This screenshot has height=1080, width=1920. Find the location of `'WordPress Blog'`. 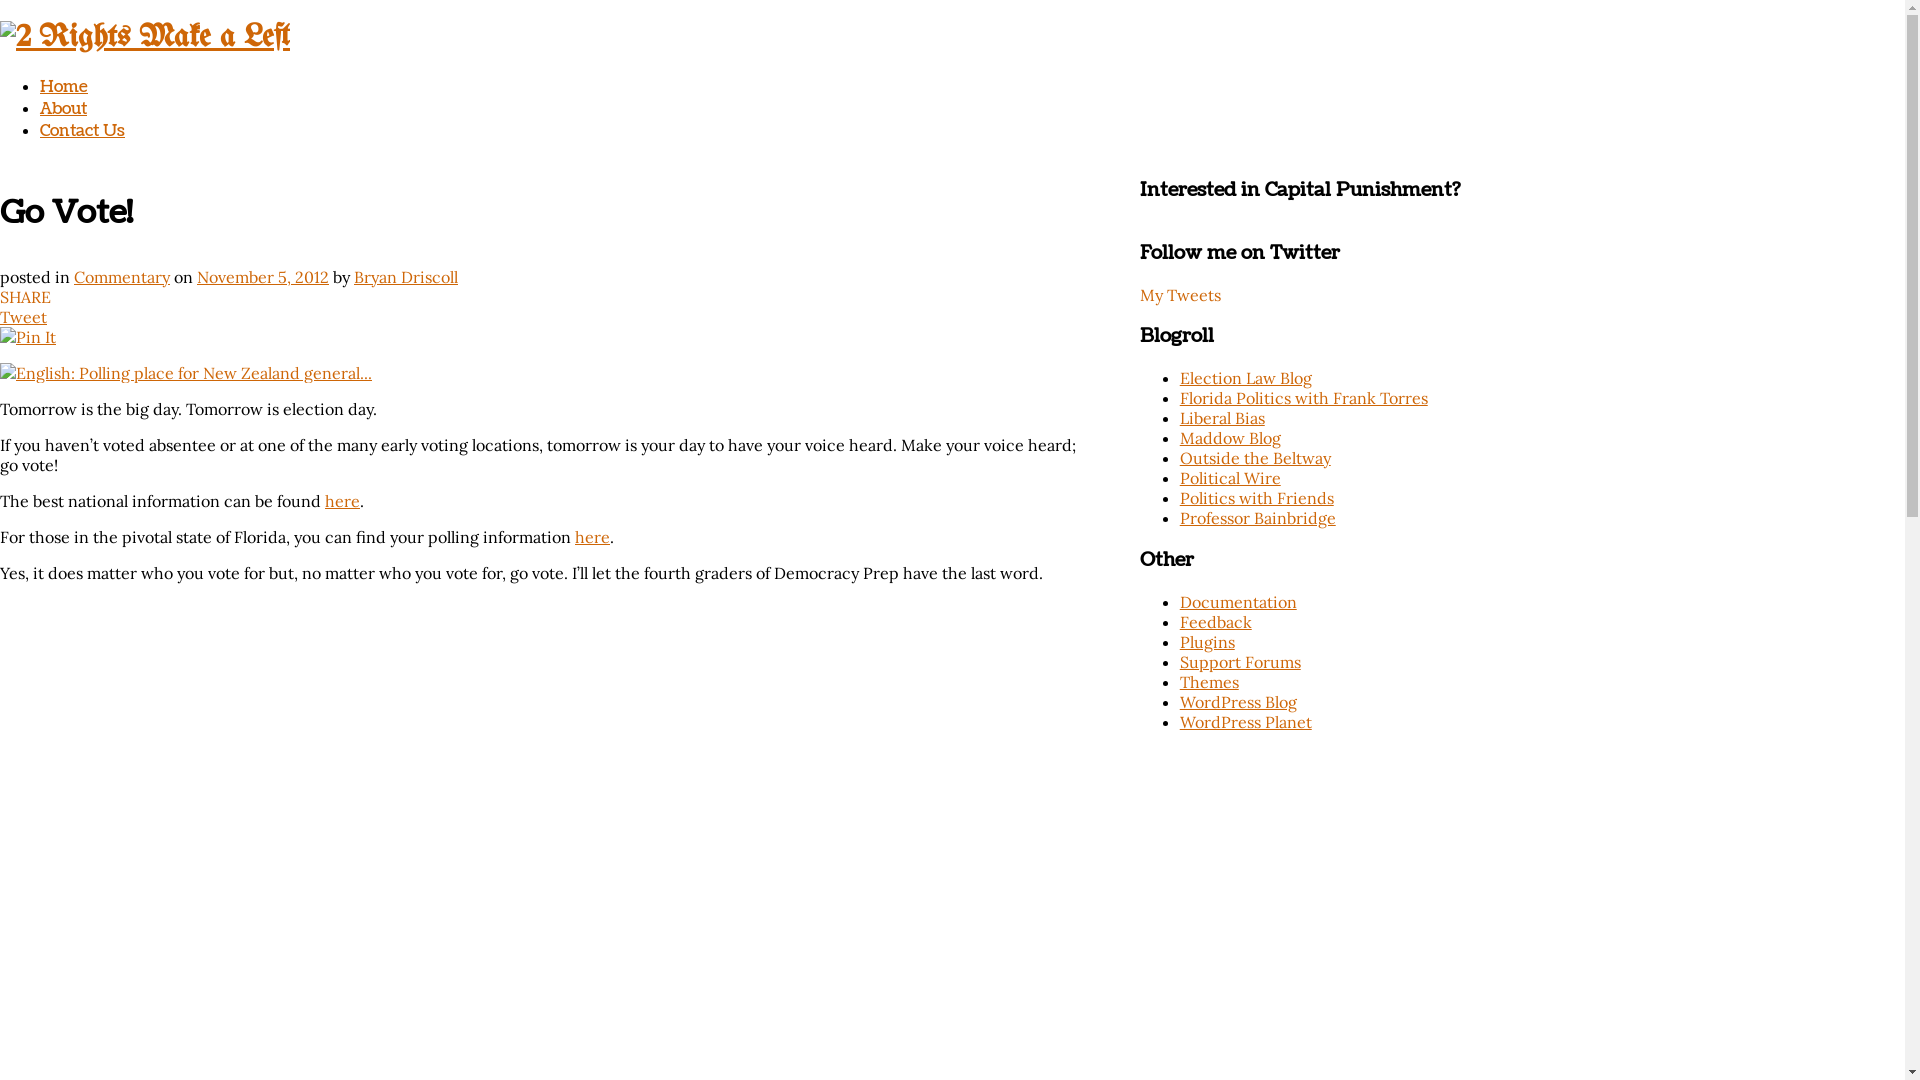

'WordPress Blog' is located at coordinates (1180, 701).